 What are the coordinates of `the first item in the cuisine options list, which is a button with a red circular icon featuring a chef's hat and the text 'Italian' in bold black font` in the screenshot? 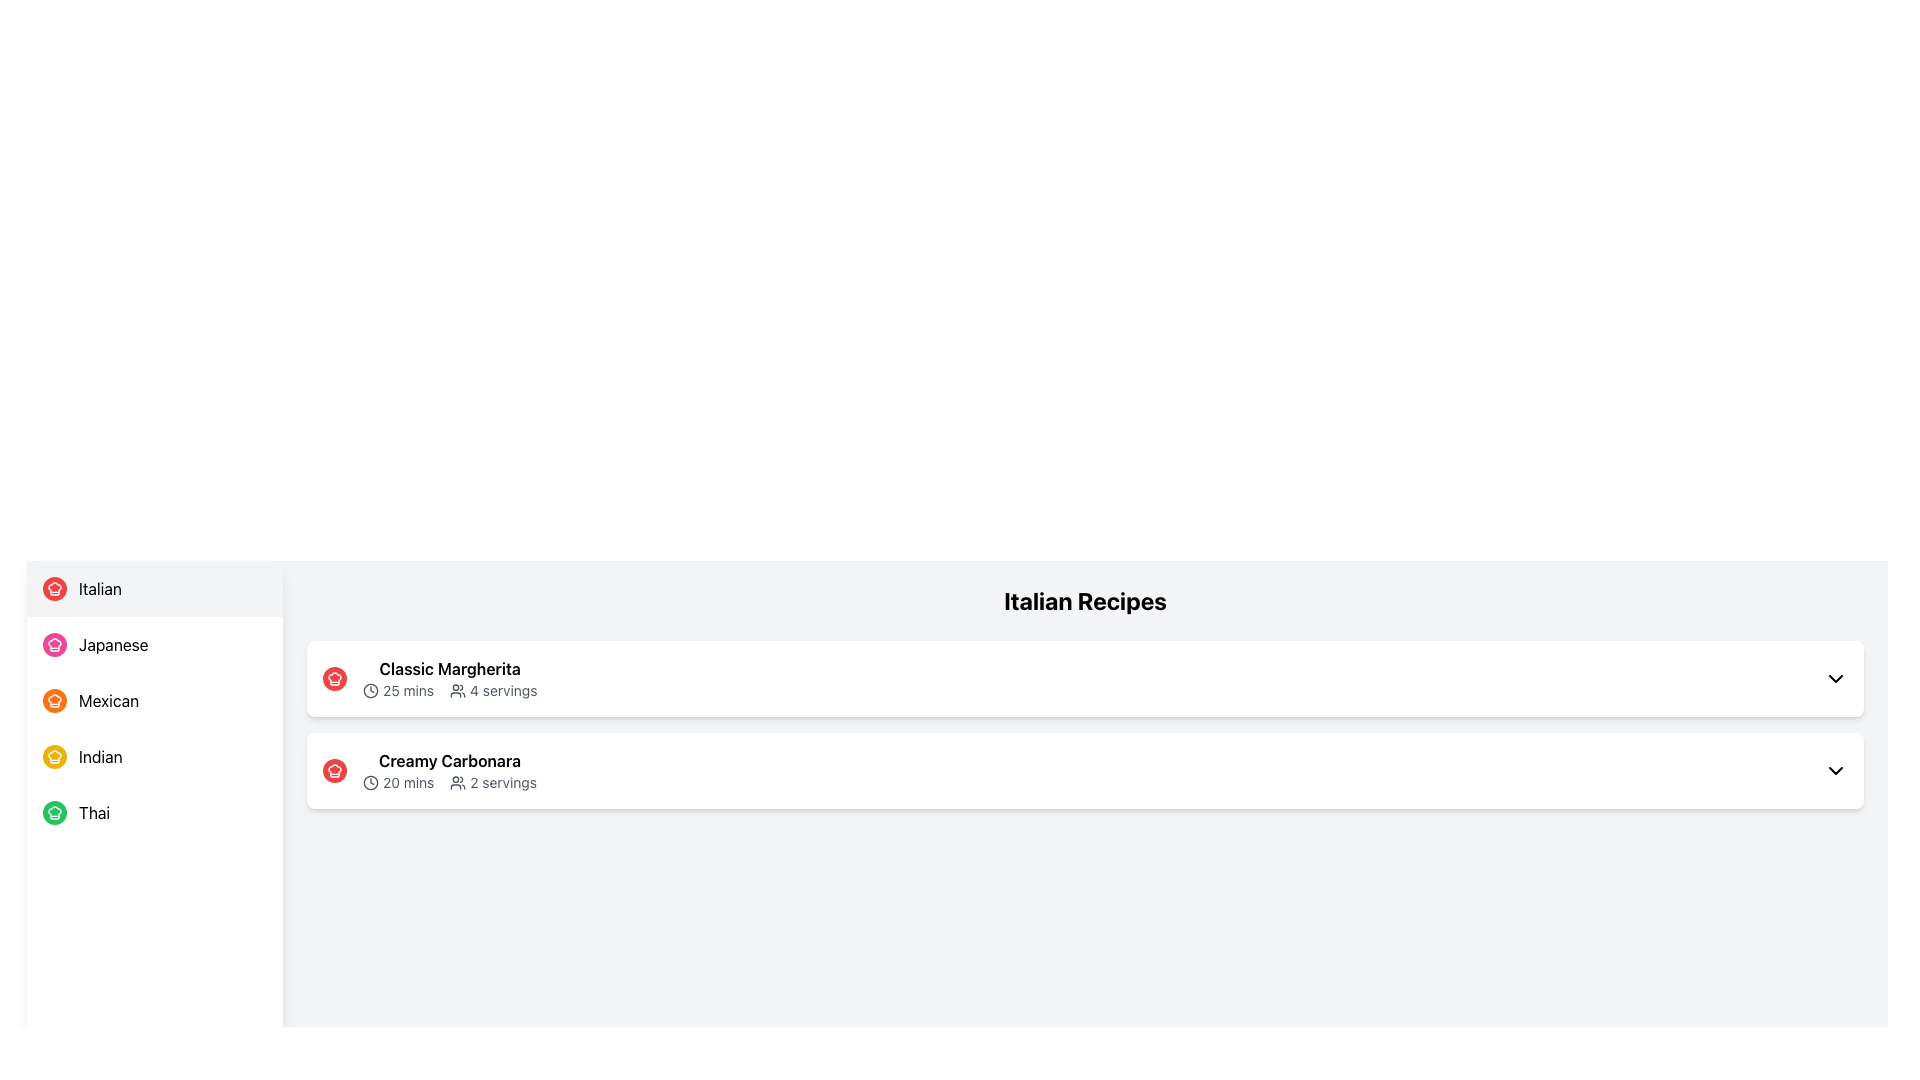 It's located at (153, 588).